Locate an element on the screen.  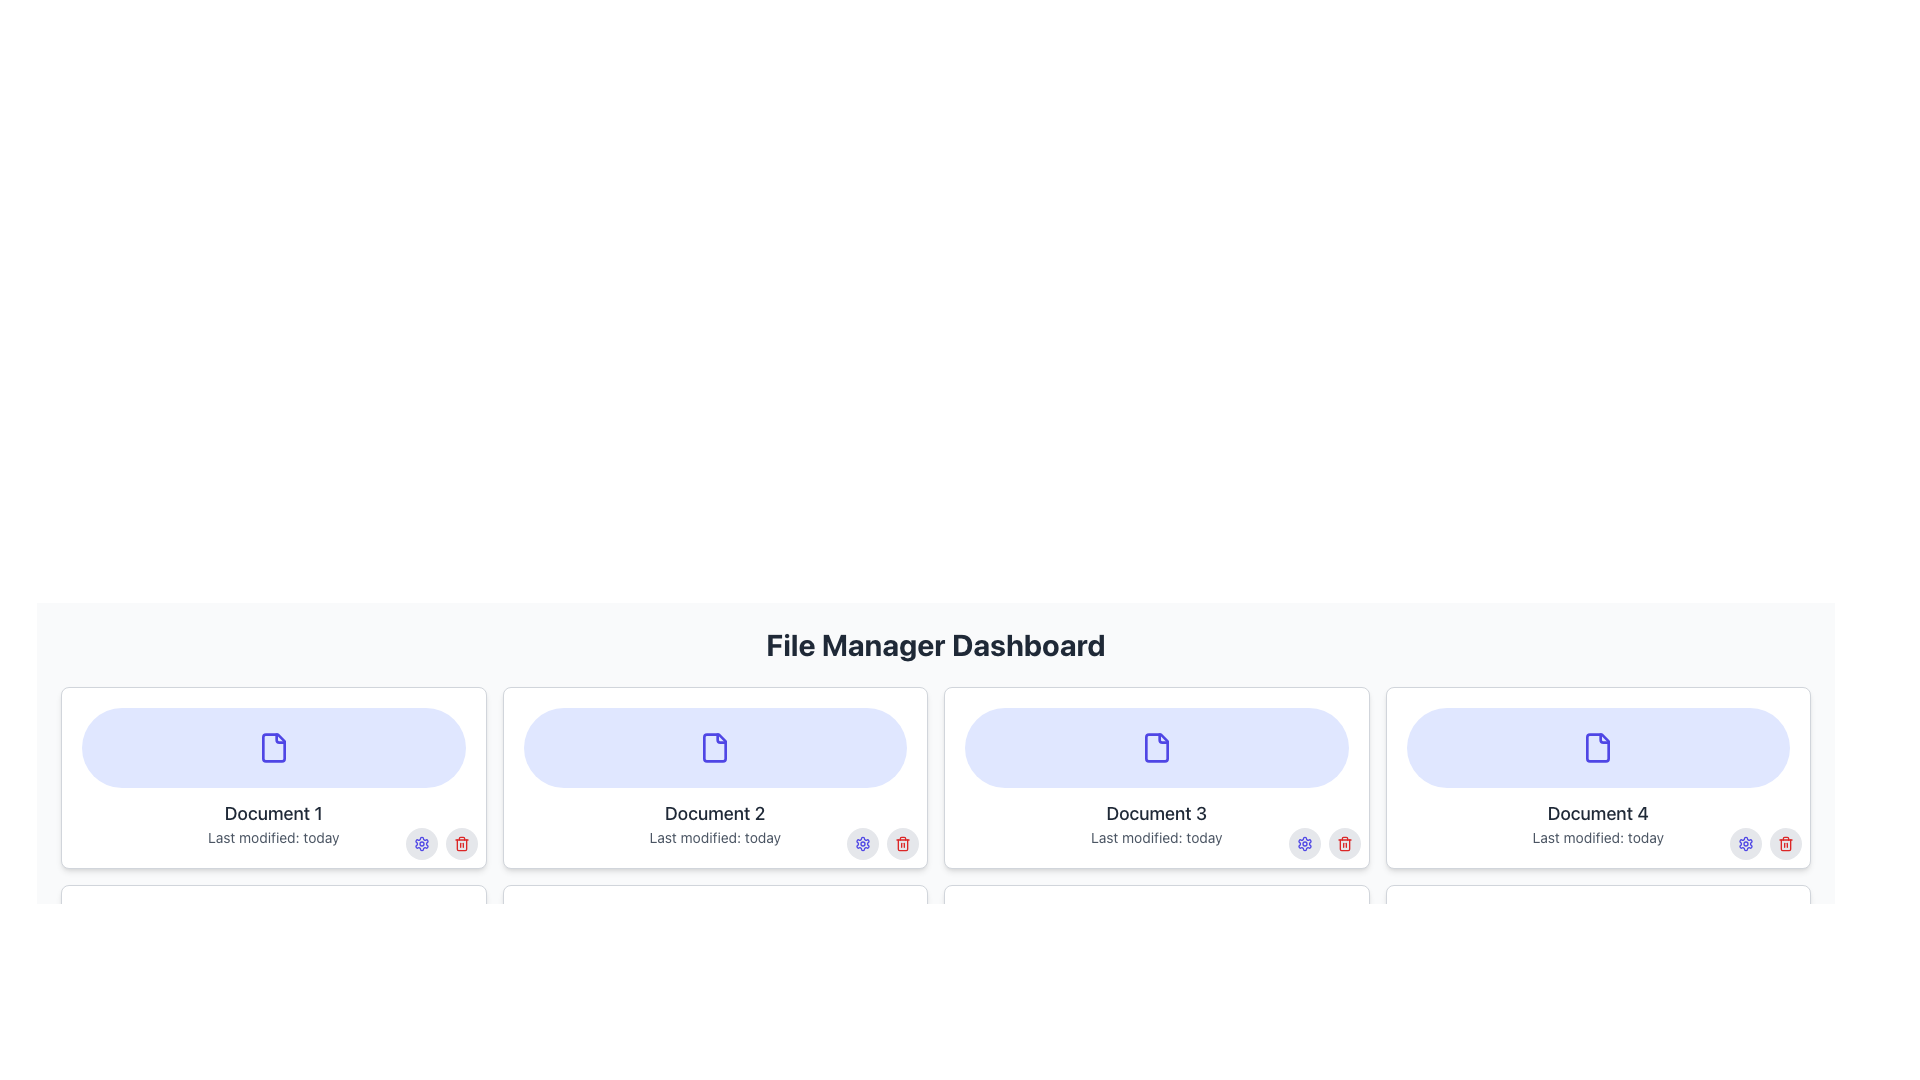
the gear icon located at the bottom right corner of the 'Document 2' card is located at coordinates (863, 844).